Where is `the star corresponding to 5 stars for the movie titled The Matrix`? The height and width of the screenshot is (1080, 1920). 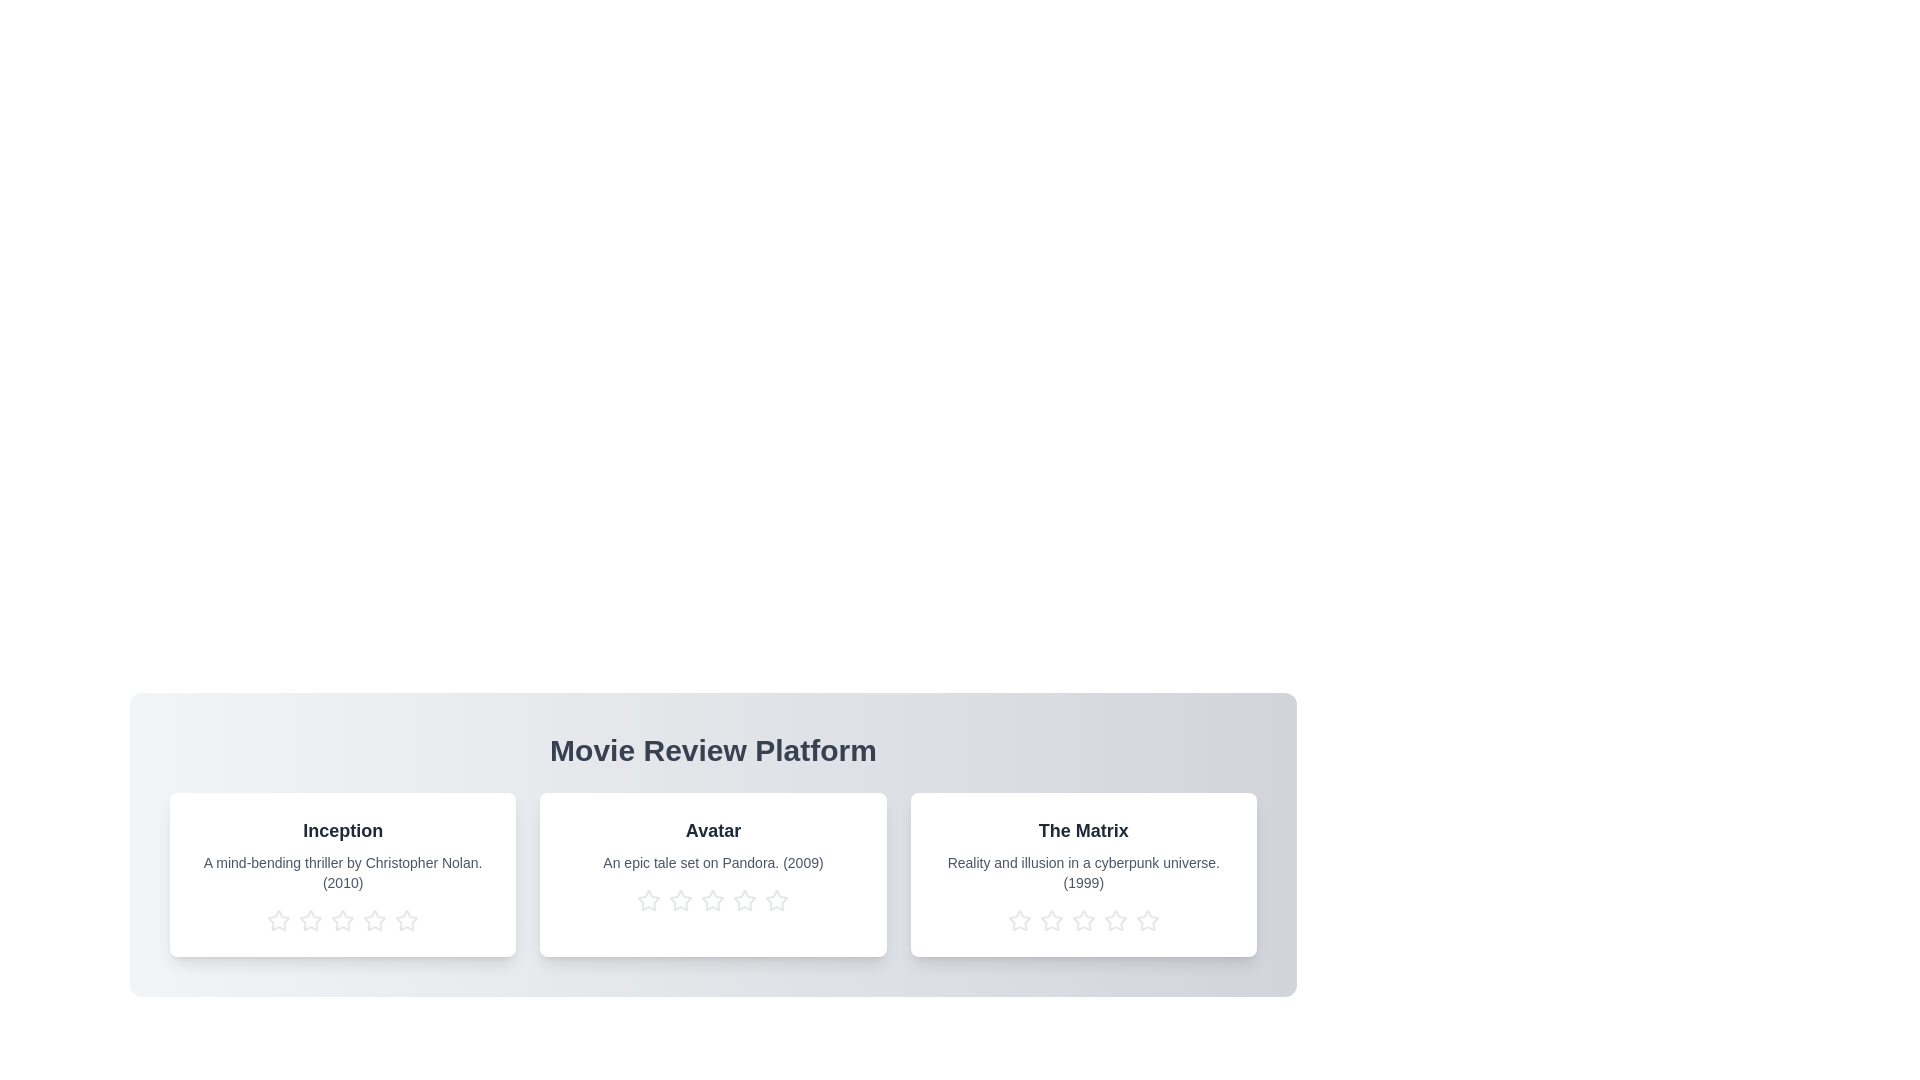 the star corresponding to 5 stars for the movie titled The Matrix is located at coordinates (1147, 921).